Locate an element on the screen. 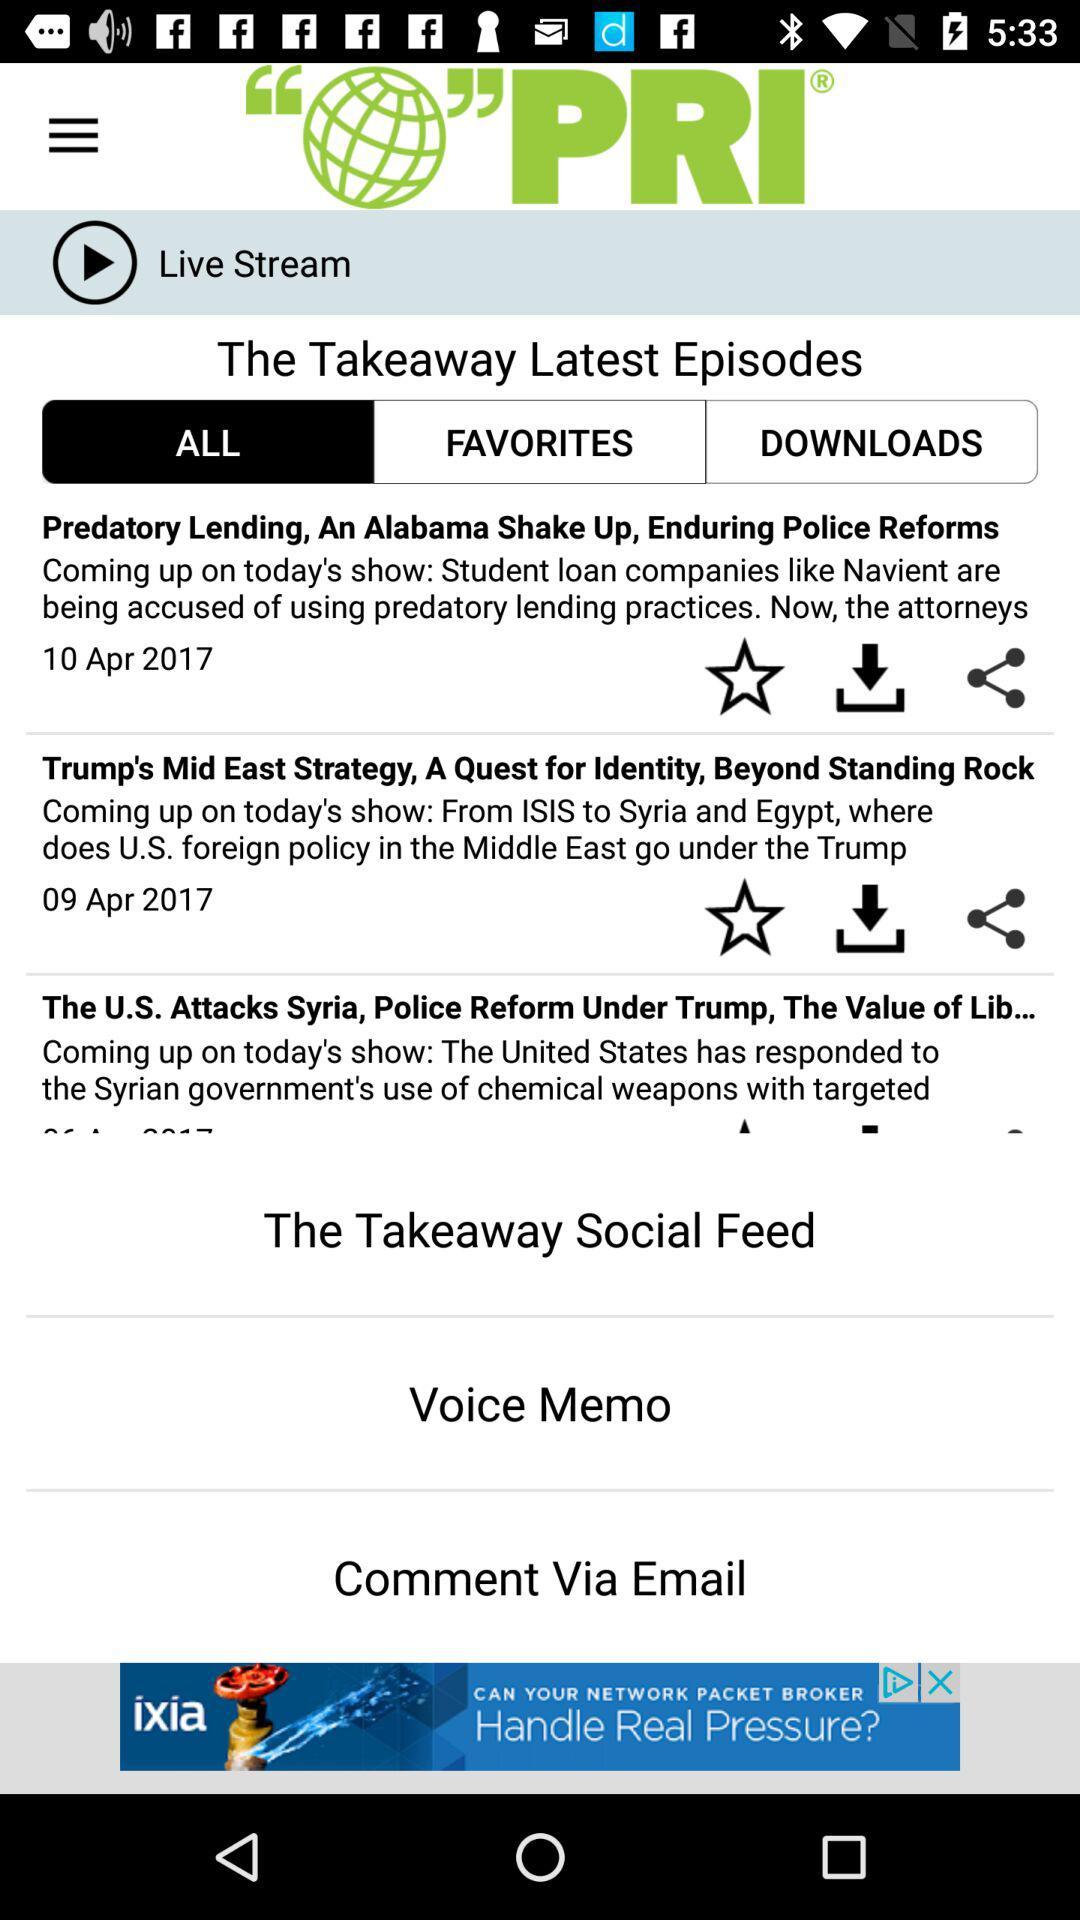  the play icon is located at coordinates (94, 261).